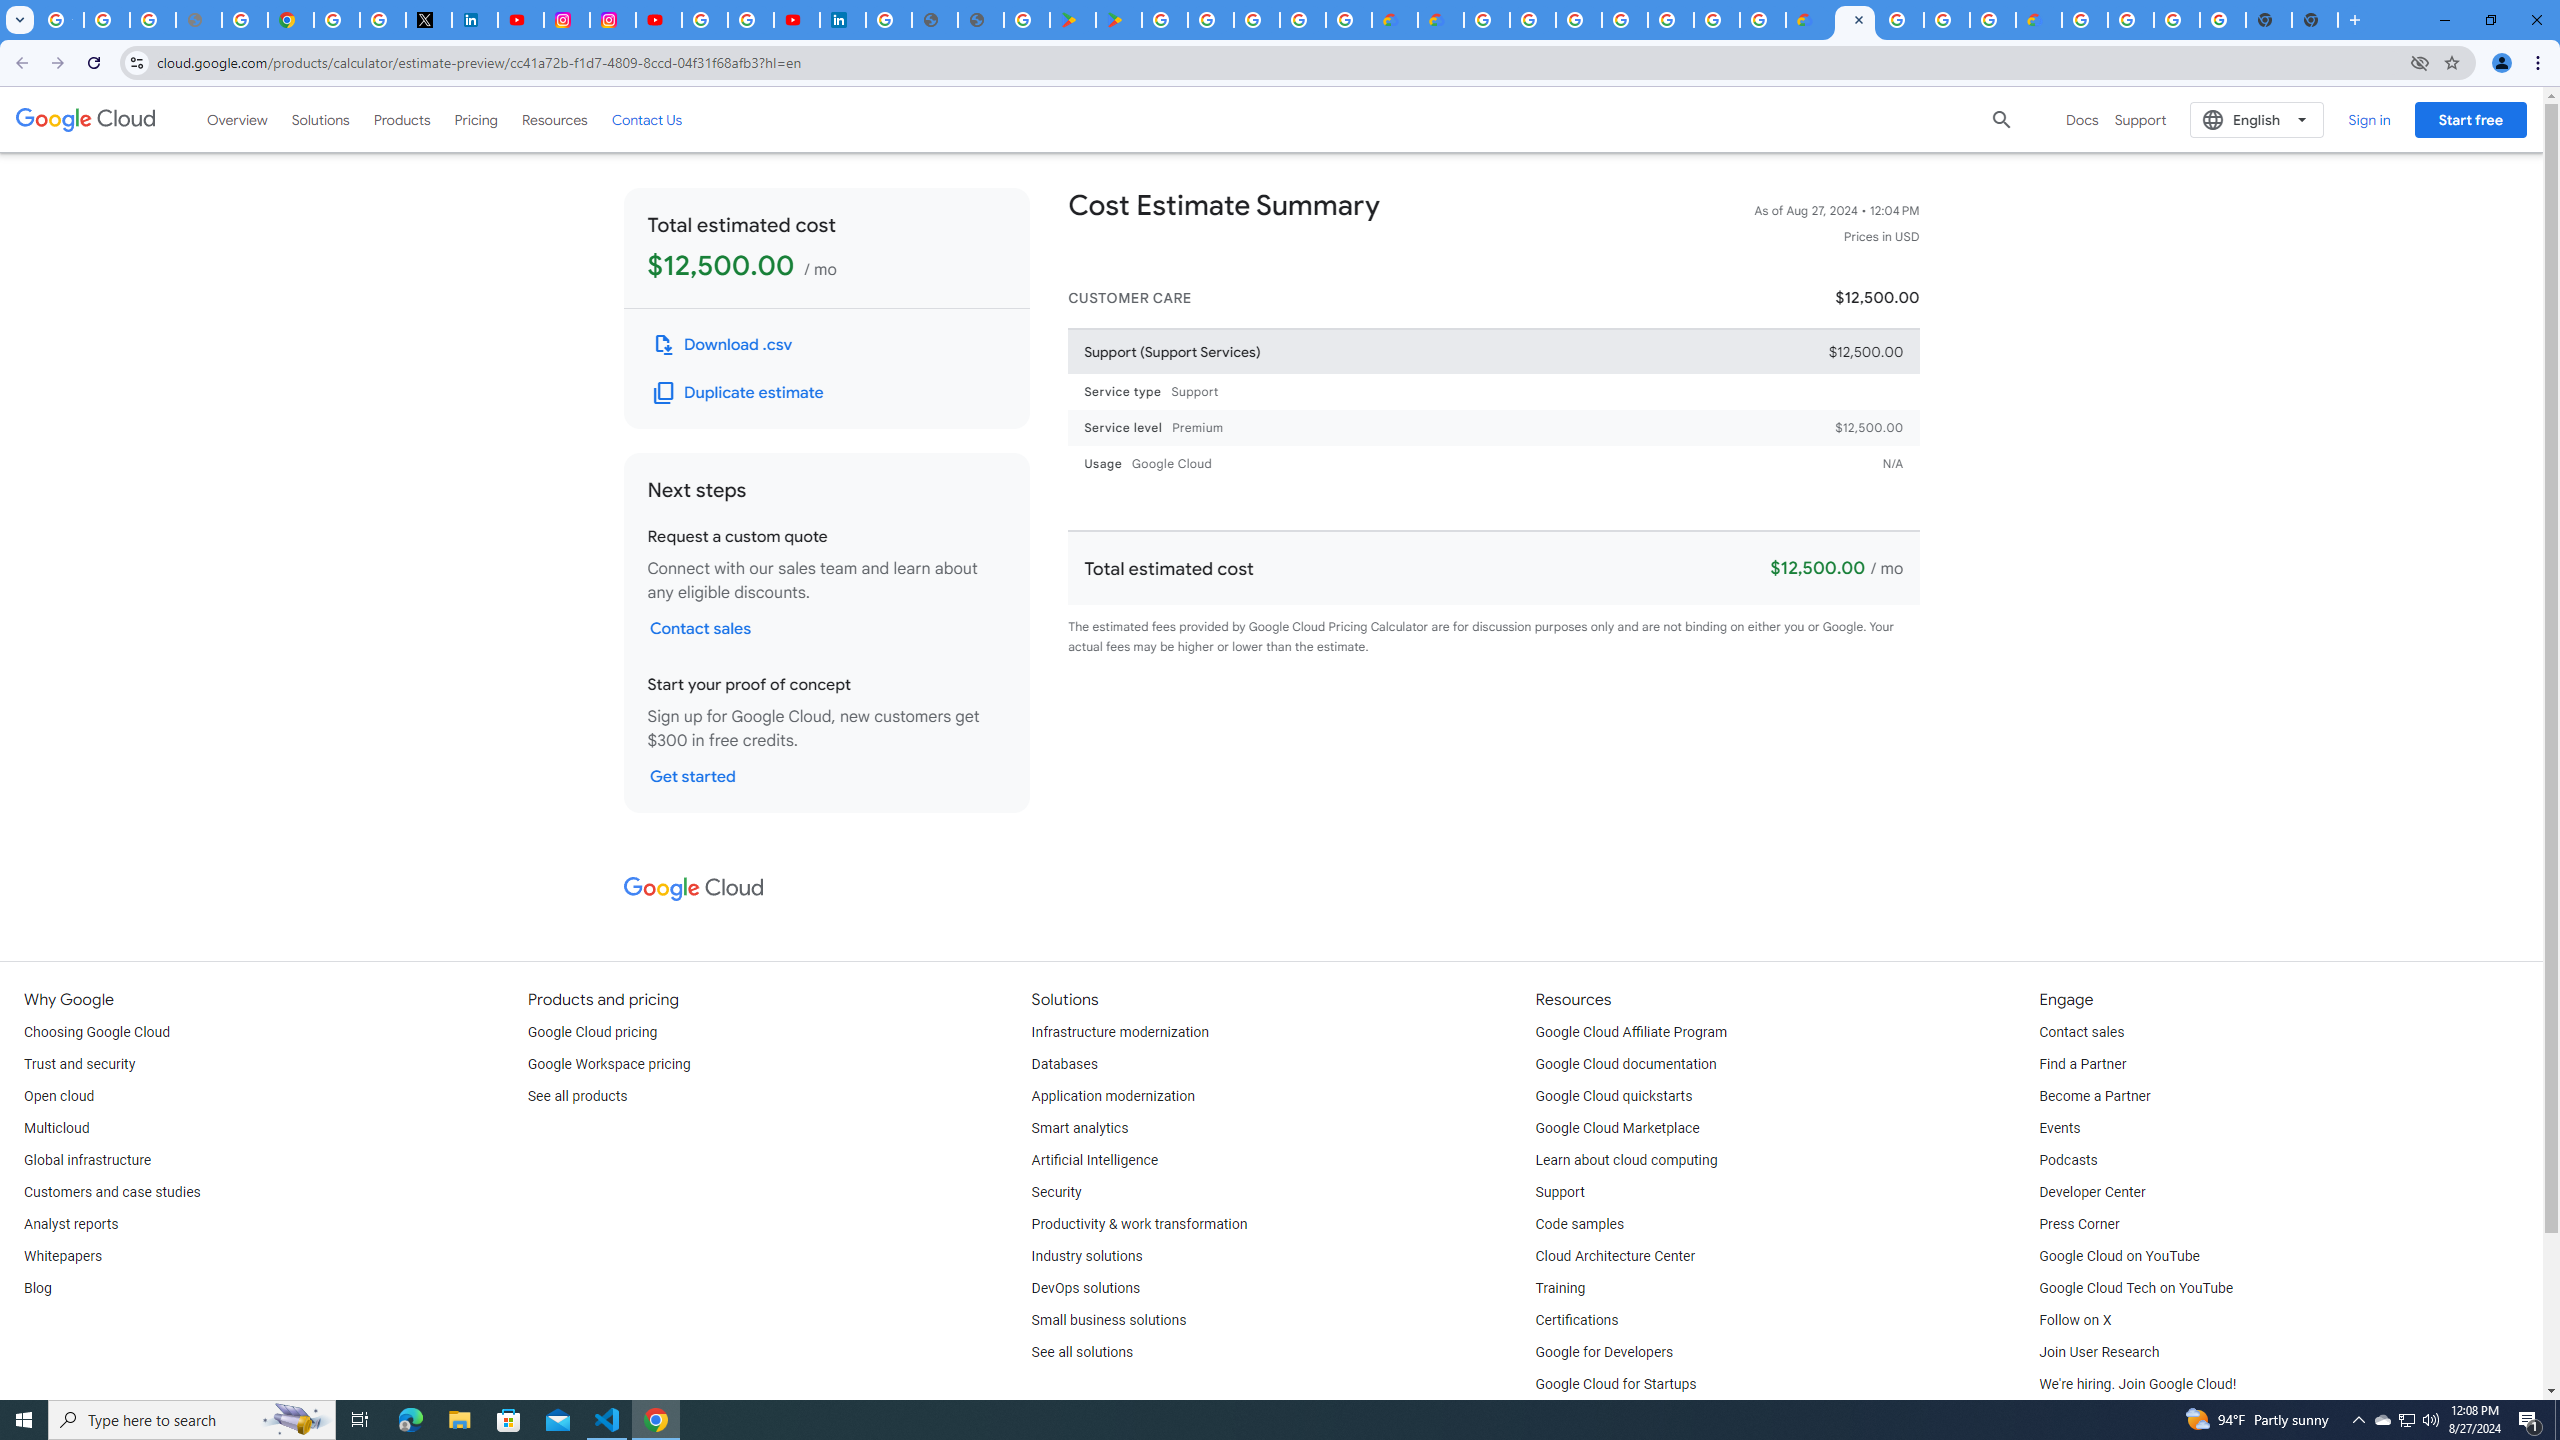 Image resolution: width=2560 pixels, height=1440 pixels. Describe the element at coordinates (2038, 19) in the screenshot. I see `'Google Cloud Service Health'` at that location.